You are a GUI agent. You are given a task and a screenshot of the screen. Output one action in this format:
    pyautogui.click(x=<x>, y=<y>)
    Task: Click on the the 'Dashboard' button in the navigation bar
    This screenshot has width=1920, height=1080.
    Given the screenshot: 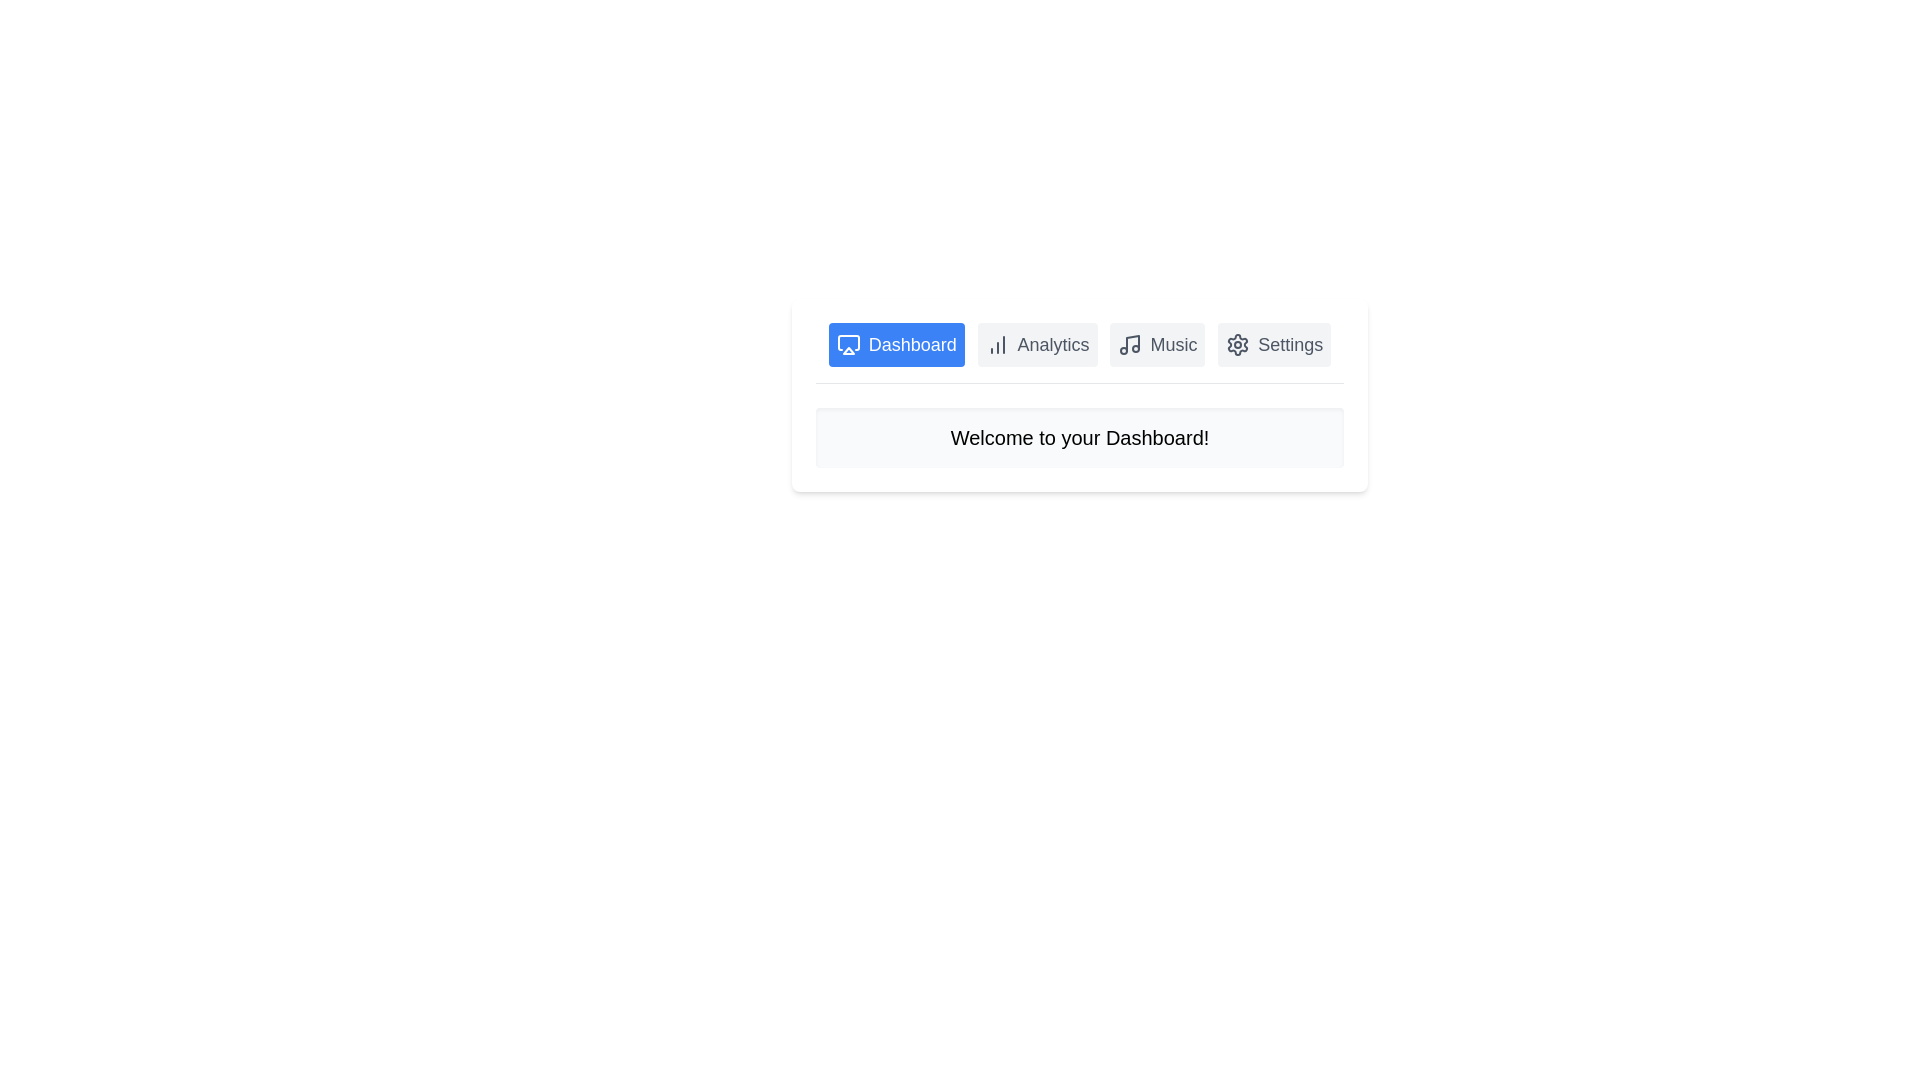 What is the action you would take?
    pyautogui.click(x=895, y=343)
    